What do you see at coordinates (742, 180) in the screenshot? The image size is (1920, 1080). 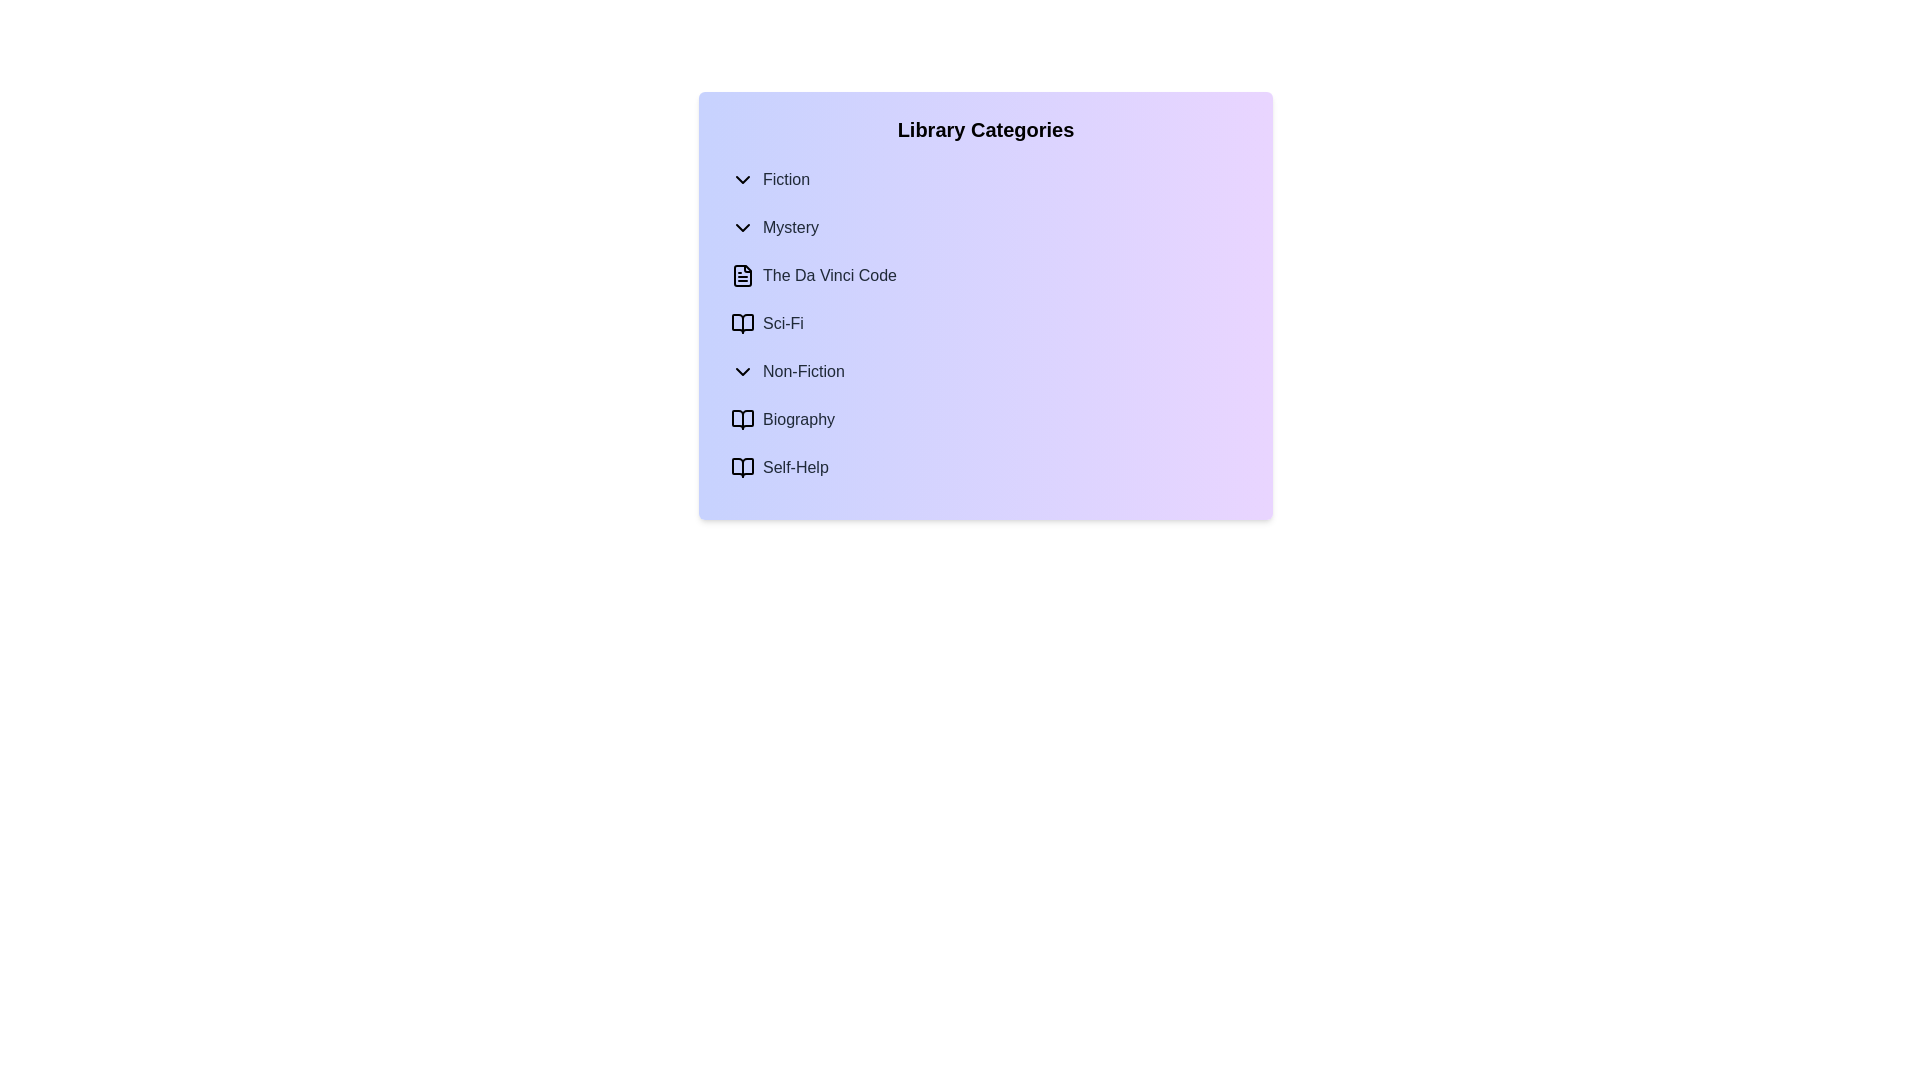 I see `the downward-pointing chevron icon next to the text label 'Fiction'` at bounding box center [742, 180].